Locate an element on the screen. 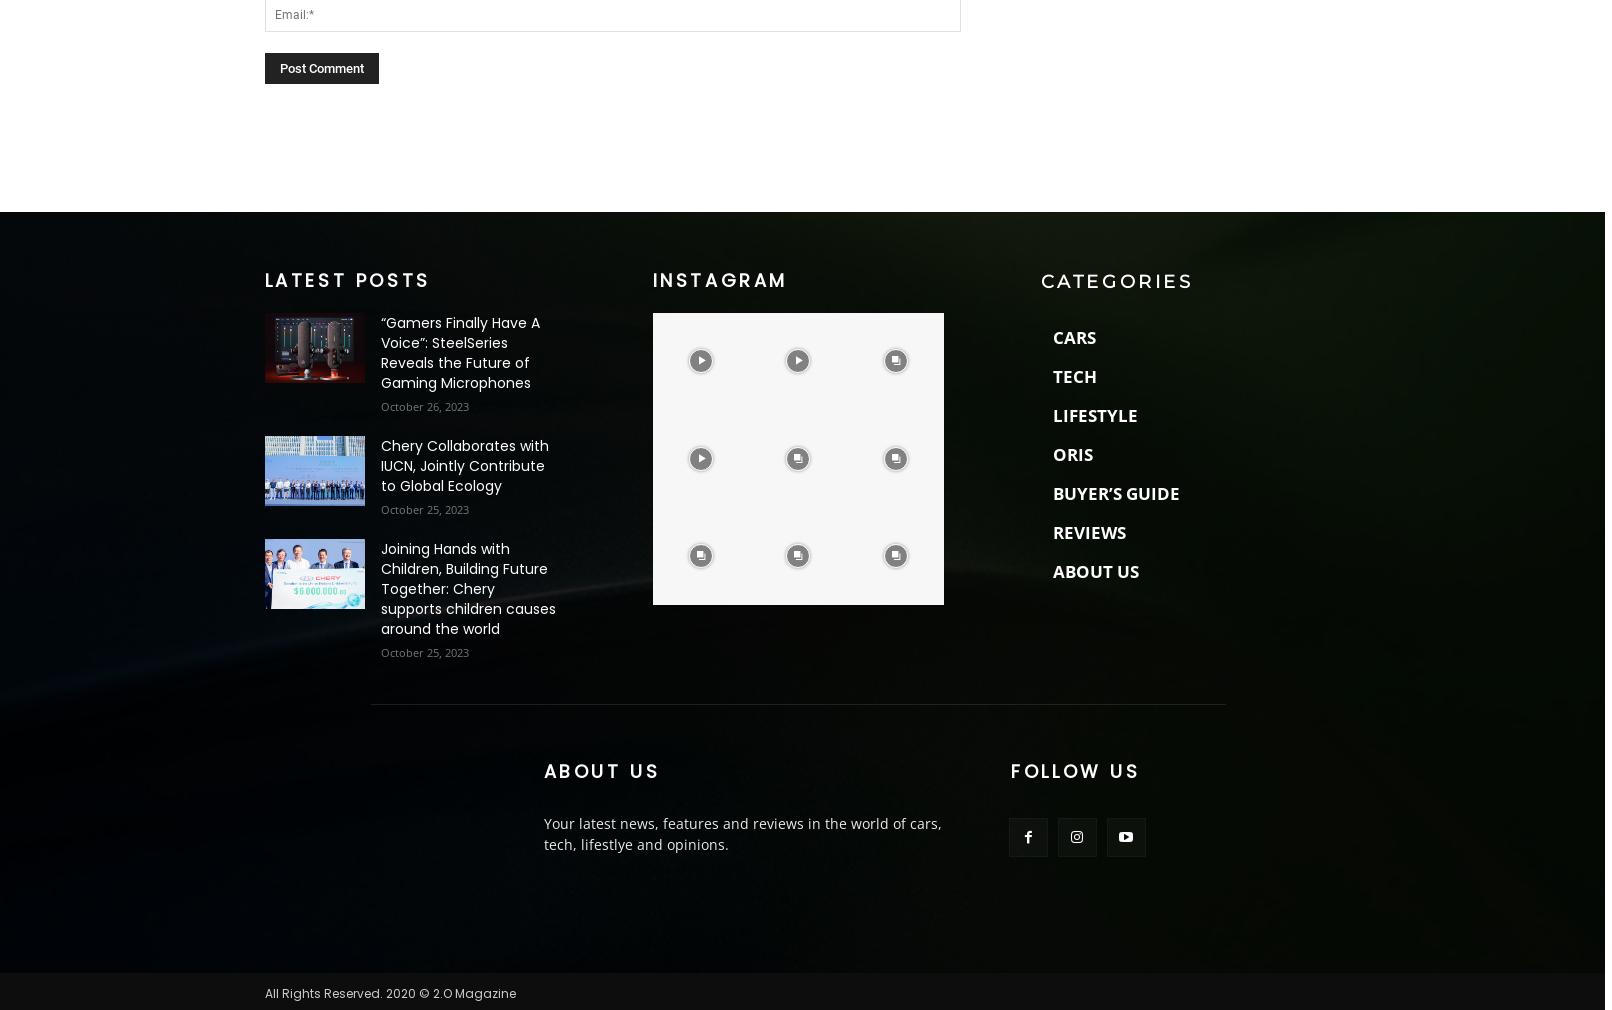 This screenshot has width=1612, height=1010. 'BUYER’S GUIDE' is located at coordinates (1050, 493).